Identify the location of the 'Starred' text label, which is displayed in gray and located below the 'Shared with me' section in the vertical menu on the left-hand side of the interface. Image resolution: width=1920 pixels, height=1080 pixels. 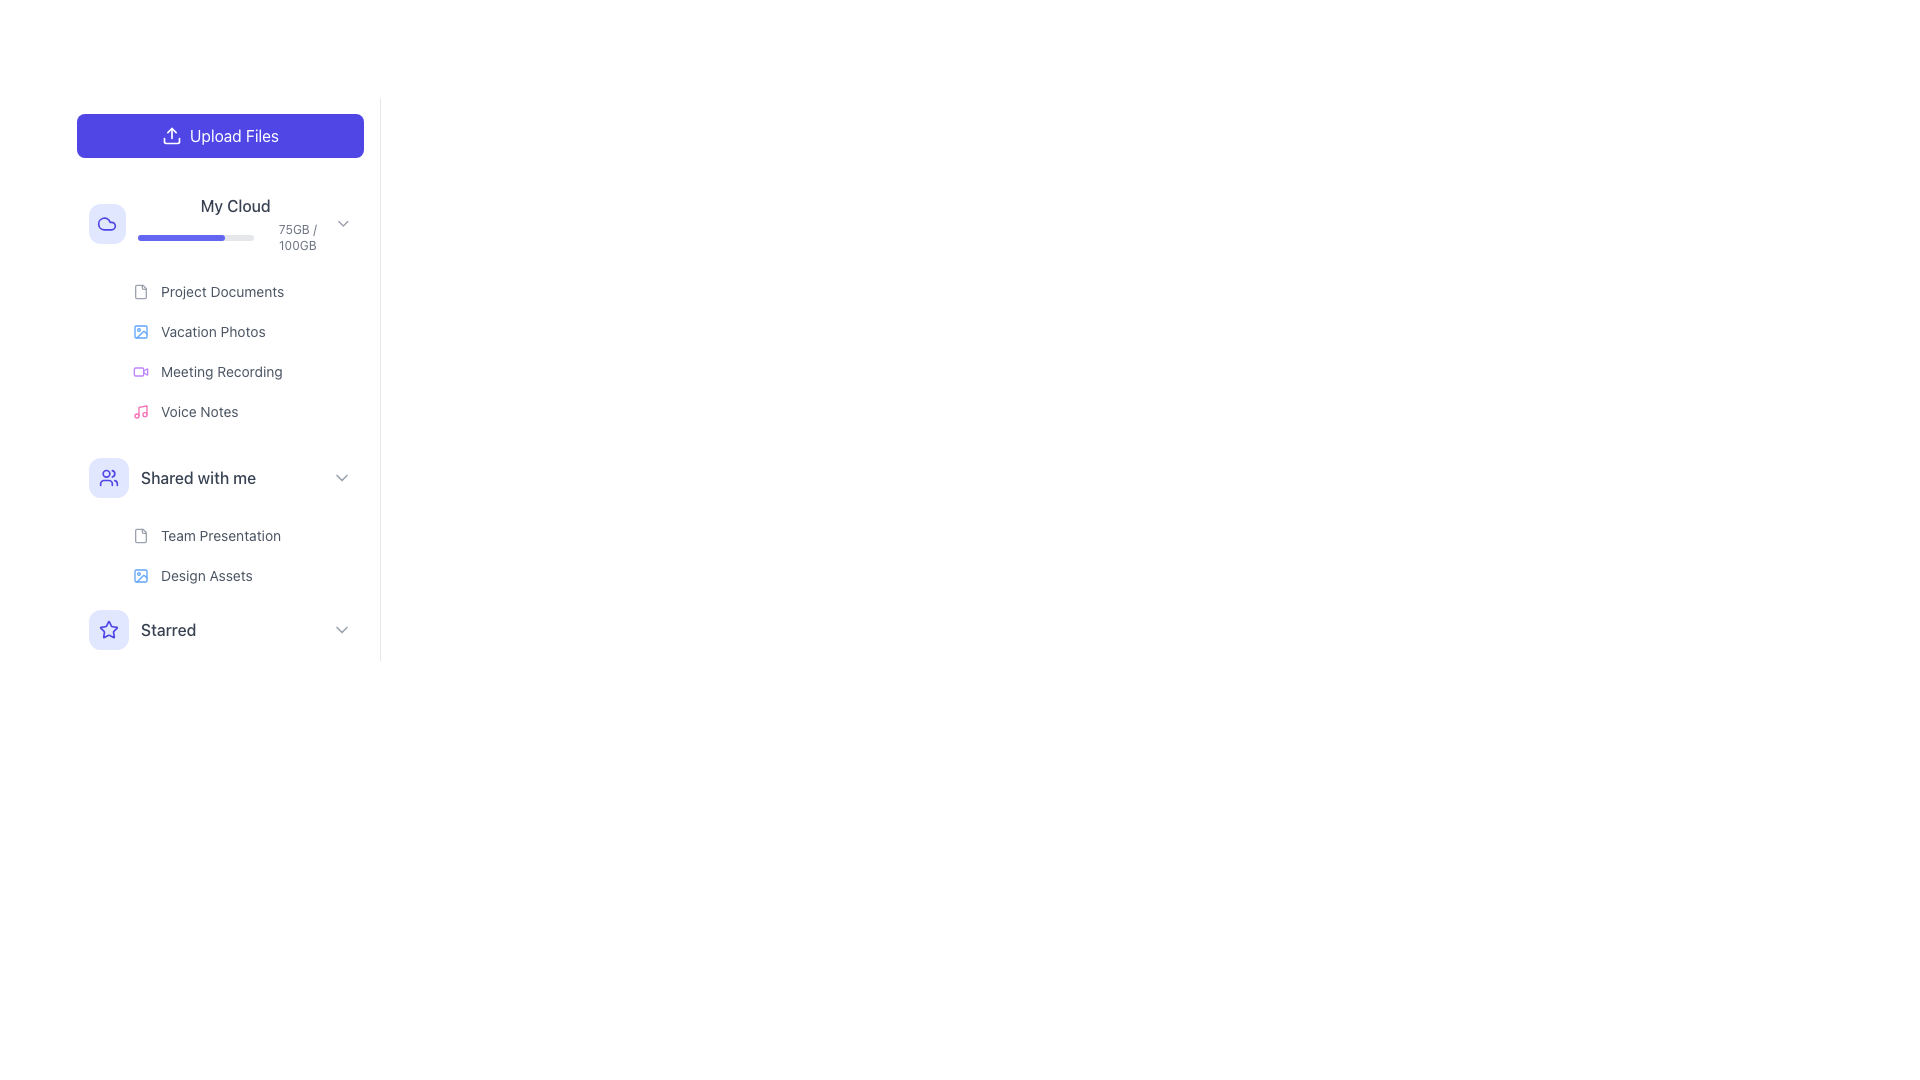
(168, 628).